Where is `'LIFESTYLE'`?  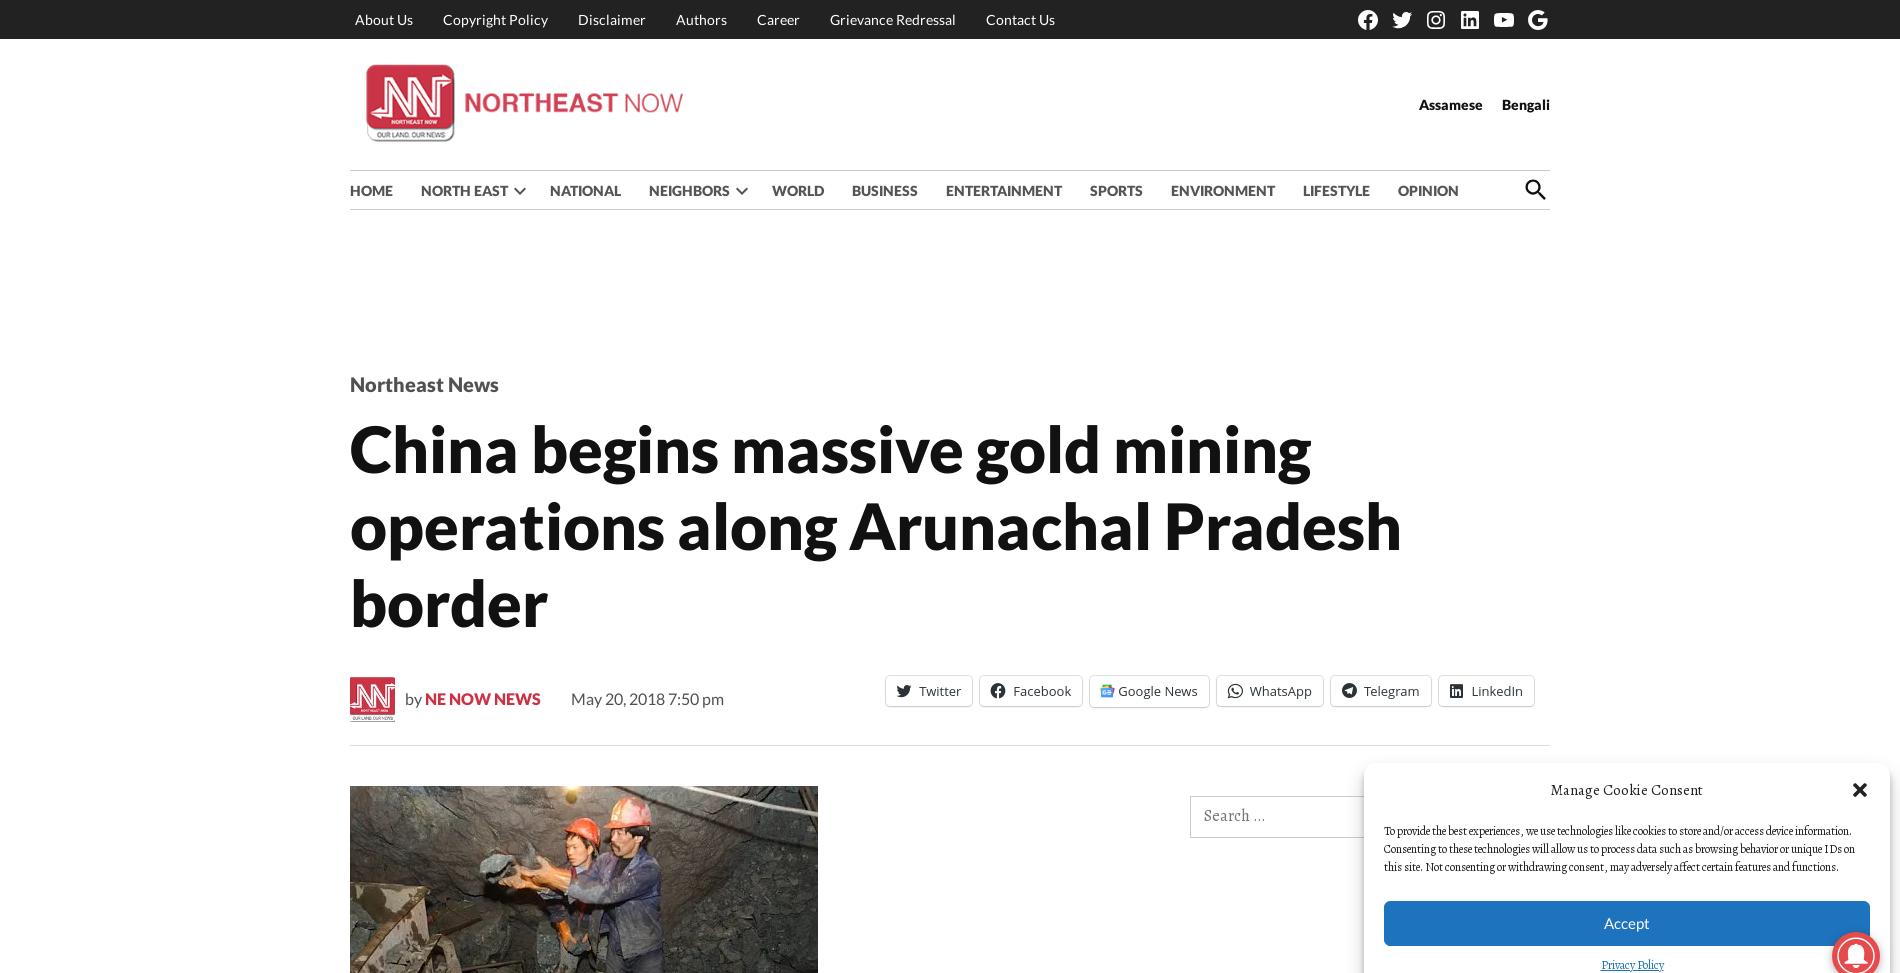
'LIFESTYLE' is located at coordinates (1335, 189).